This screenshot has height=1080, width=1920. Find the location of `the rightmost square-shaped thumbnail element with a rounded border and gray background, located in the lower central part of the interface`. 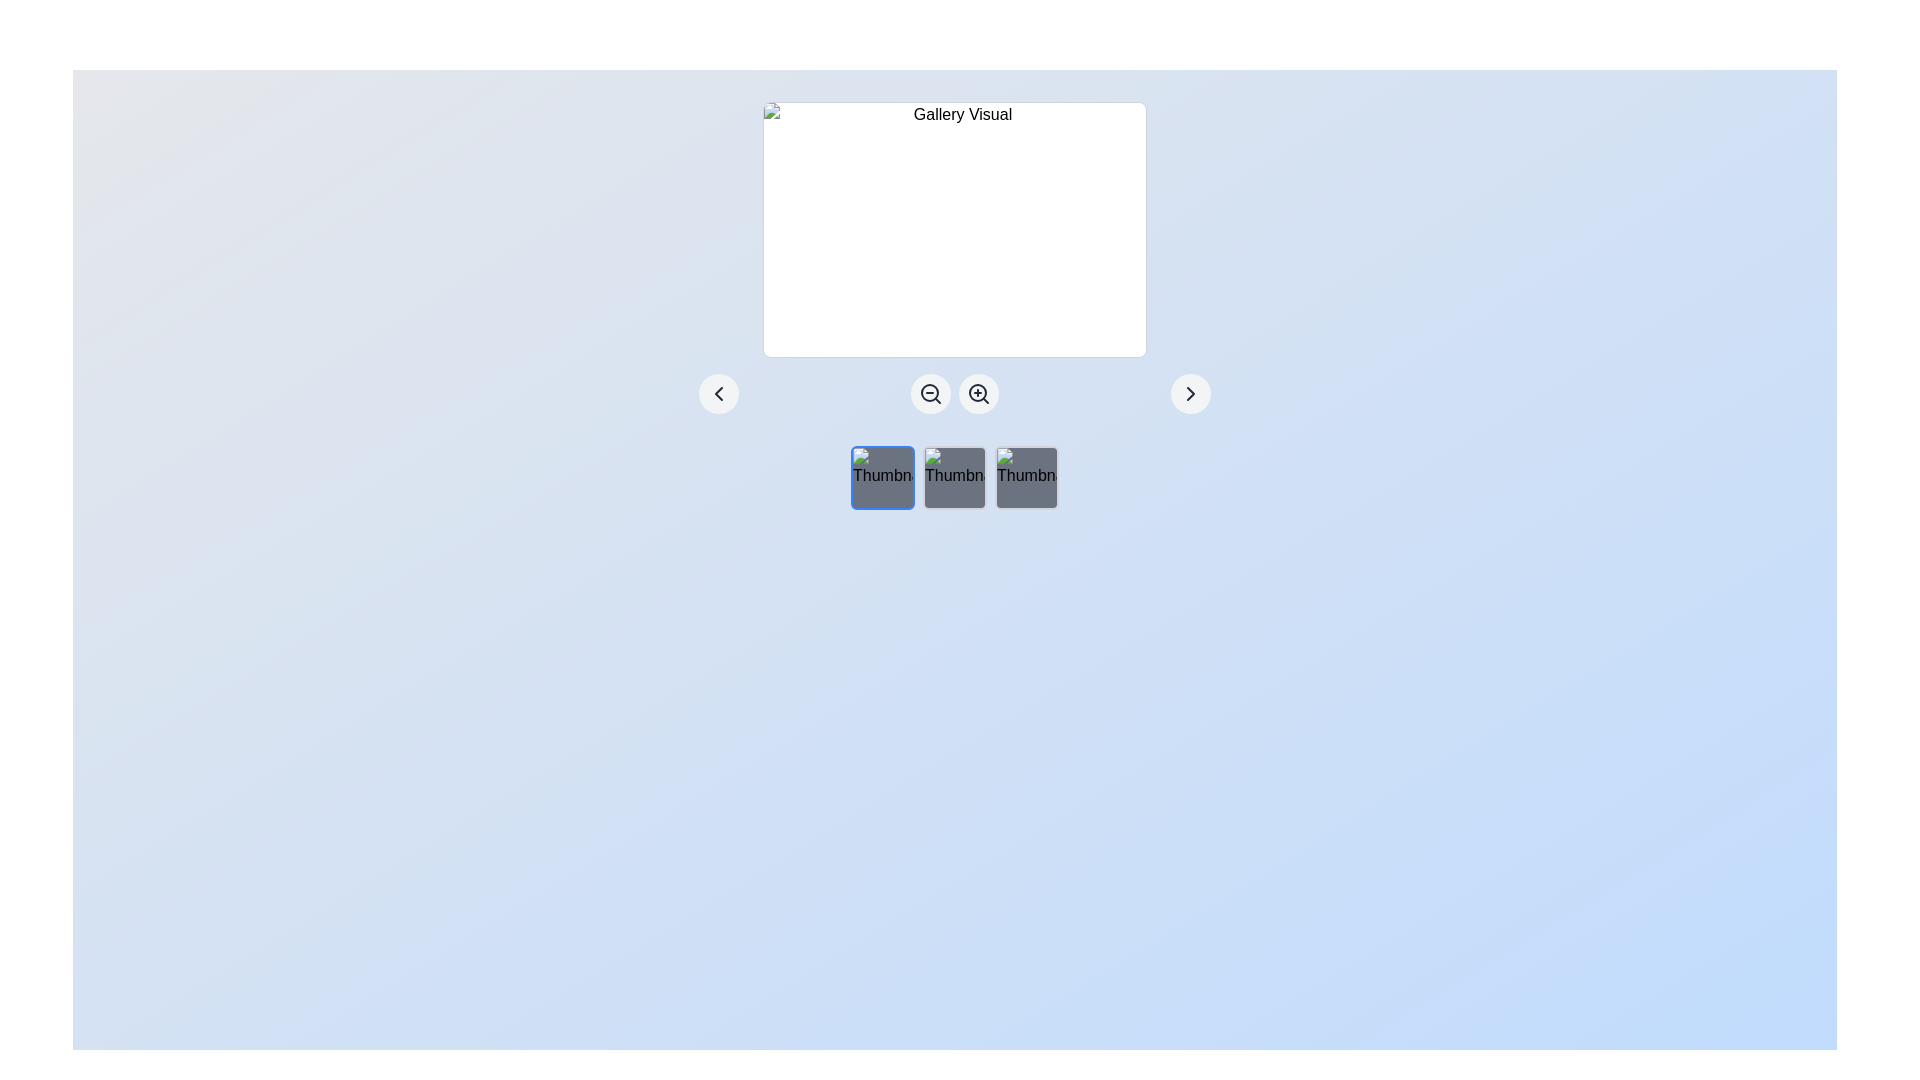

the rightmost square-shaped thumbnail element with a rounded border and gray background, located in the lower central part of the interface is located at coordinates (1027, 478).